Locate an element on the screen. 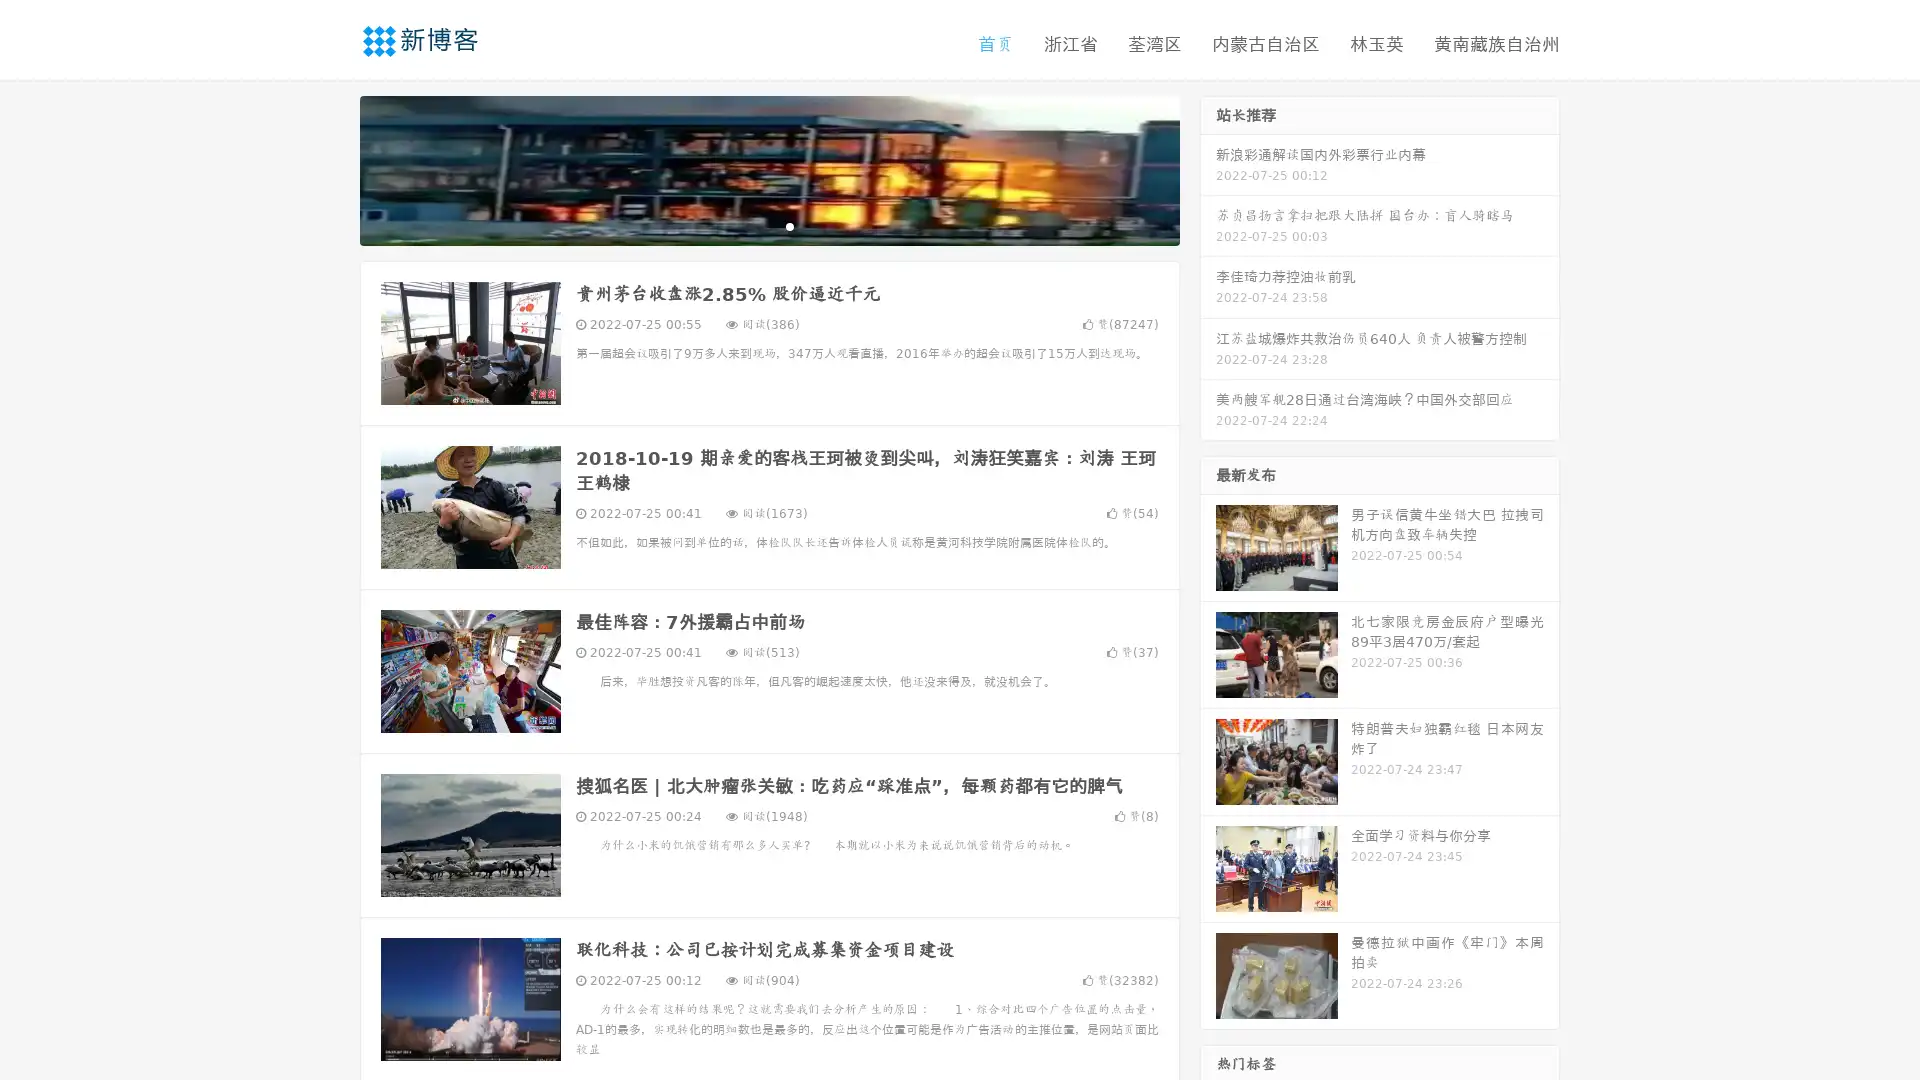 This screenshot has height=1080, width=1920. Go to slide 2 is located at coordinates (768, 225).